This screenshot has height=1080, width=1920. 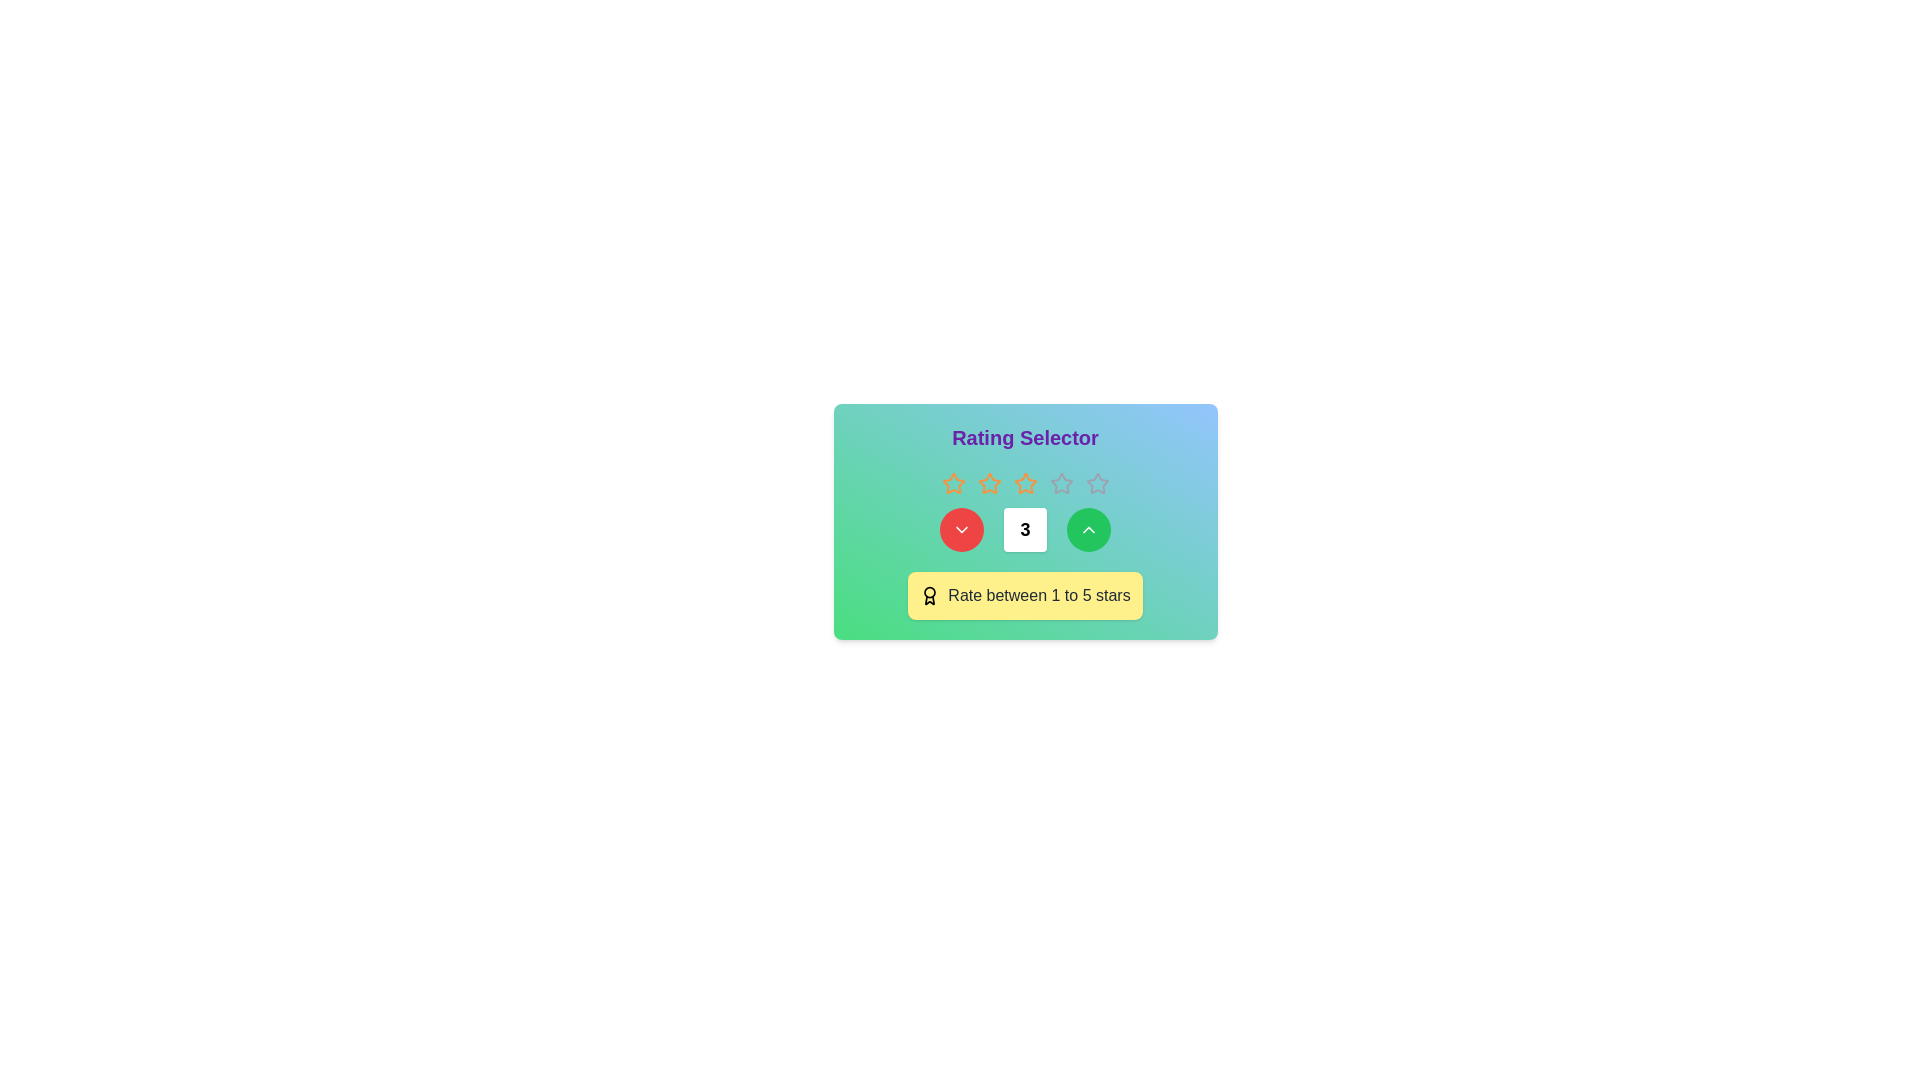 I want to click on the Text with Icon element that provides an explanation for the rating feature, located at the bottom of the card interface, so click(x=1025, y=595).